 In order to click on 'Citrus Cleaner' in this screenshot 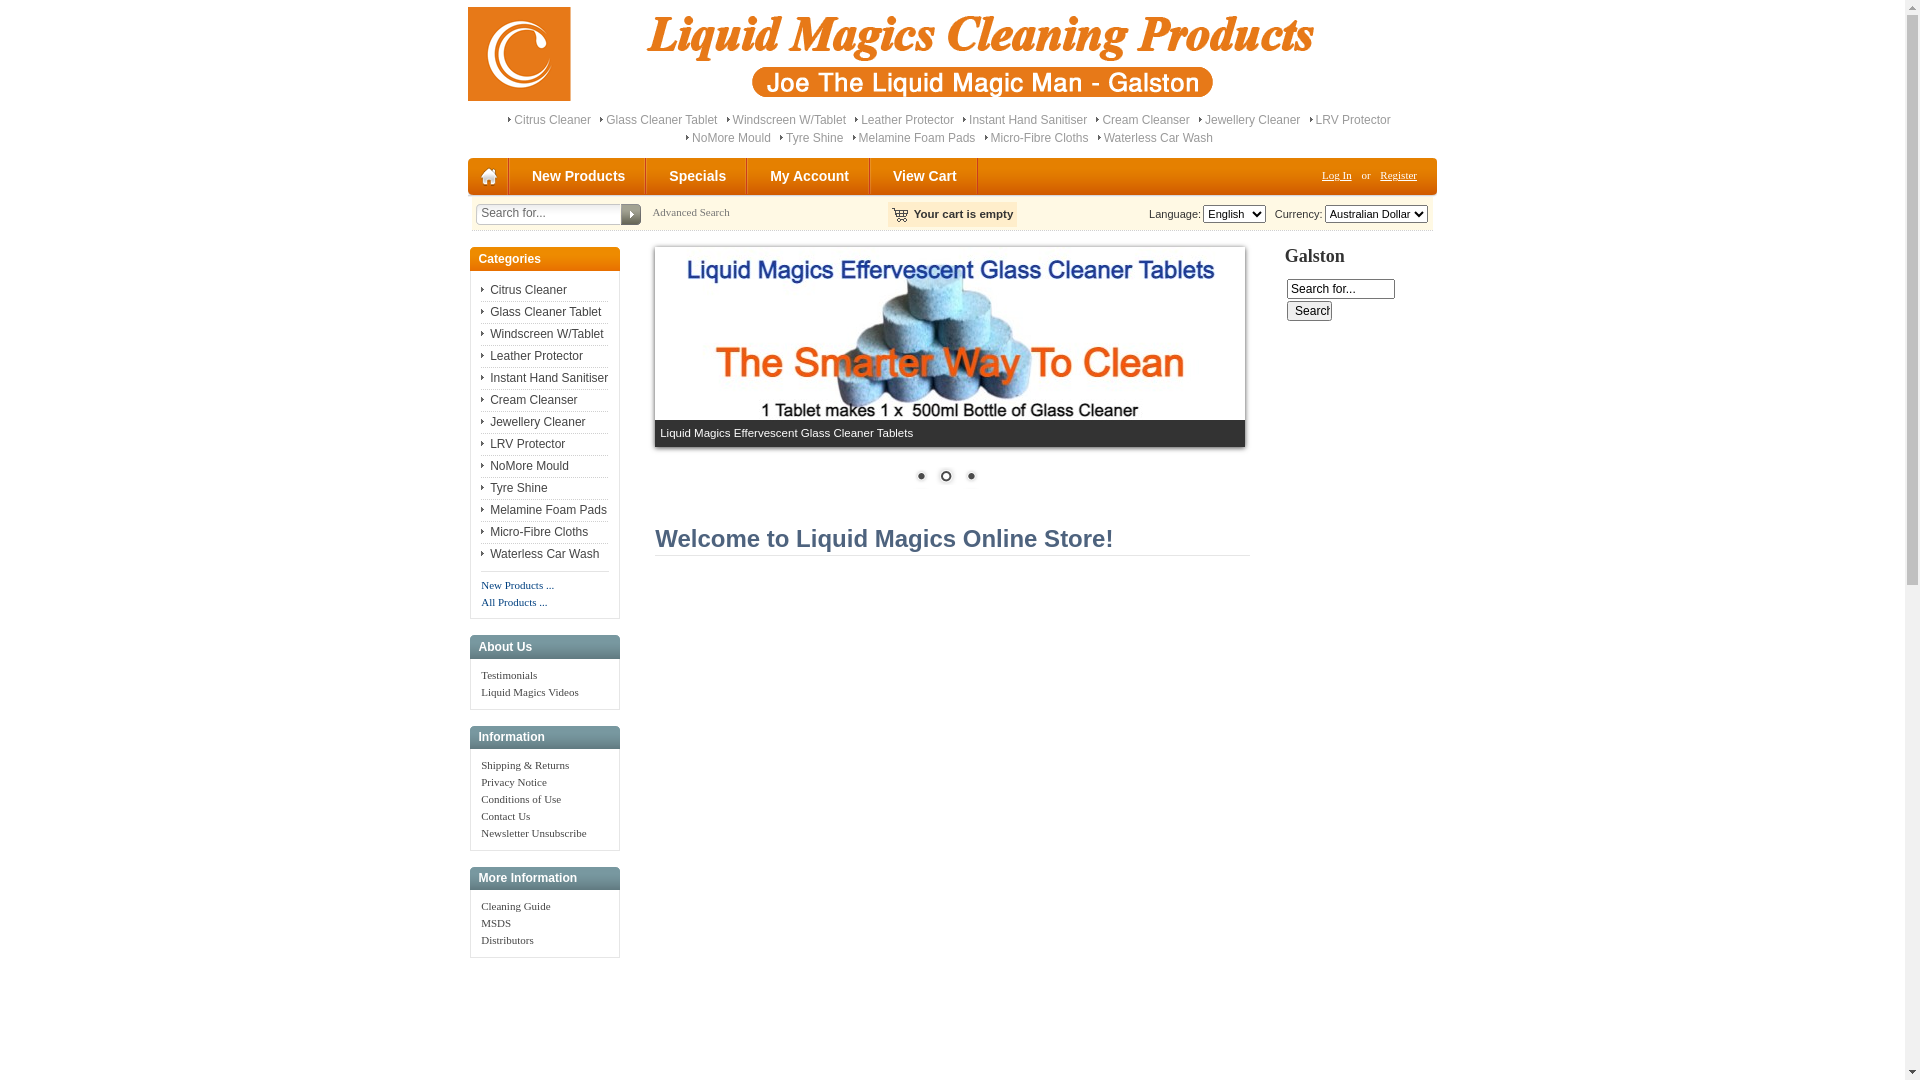, I will do `click(552, 119)`.